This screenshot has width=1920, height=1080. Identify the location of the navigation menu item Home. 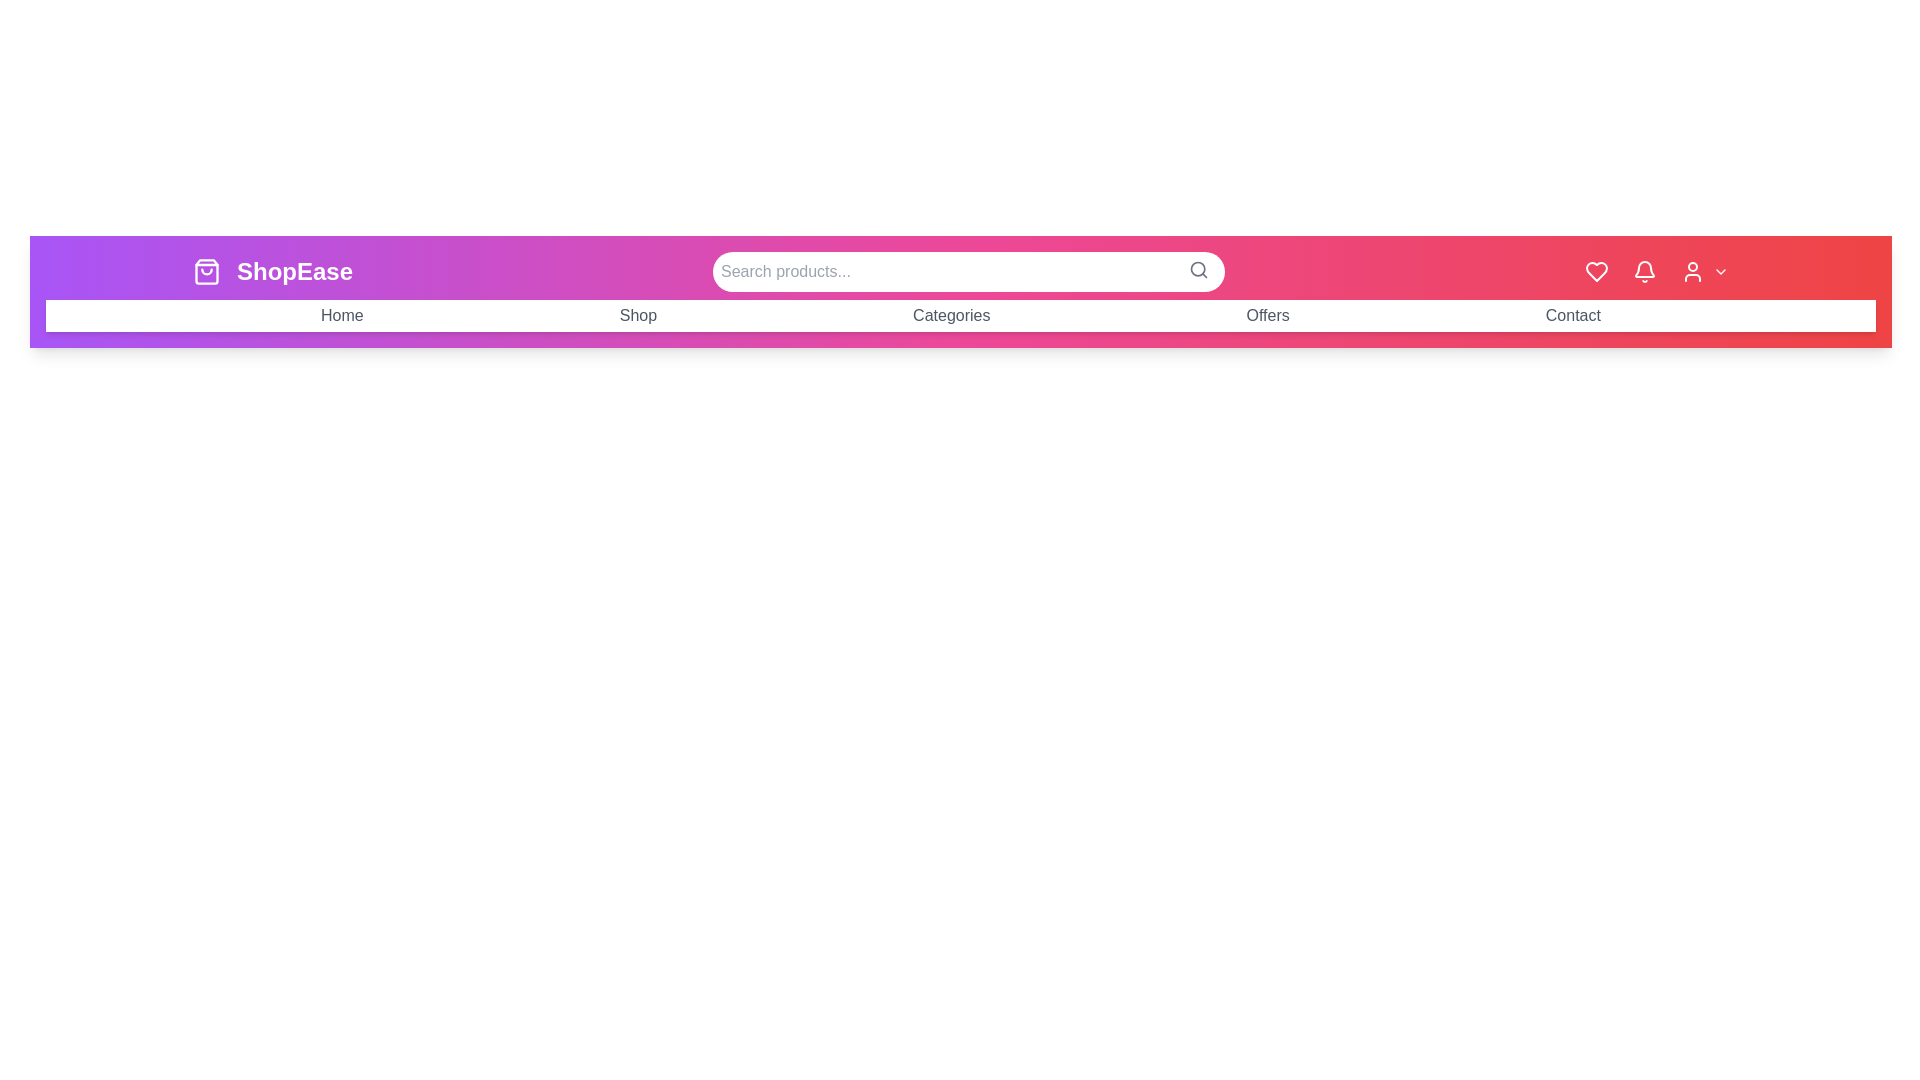
(341, 315).